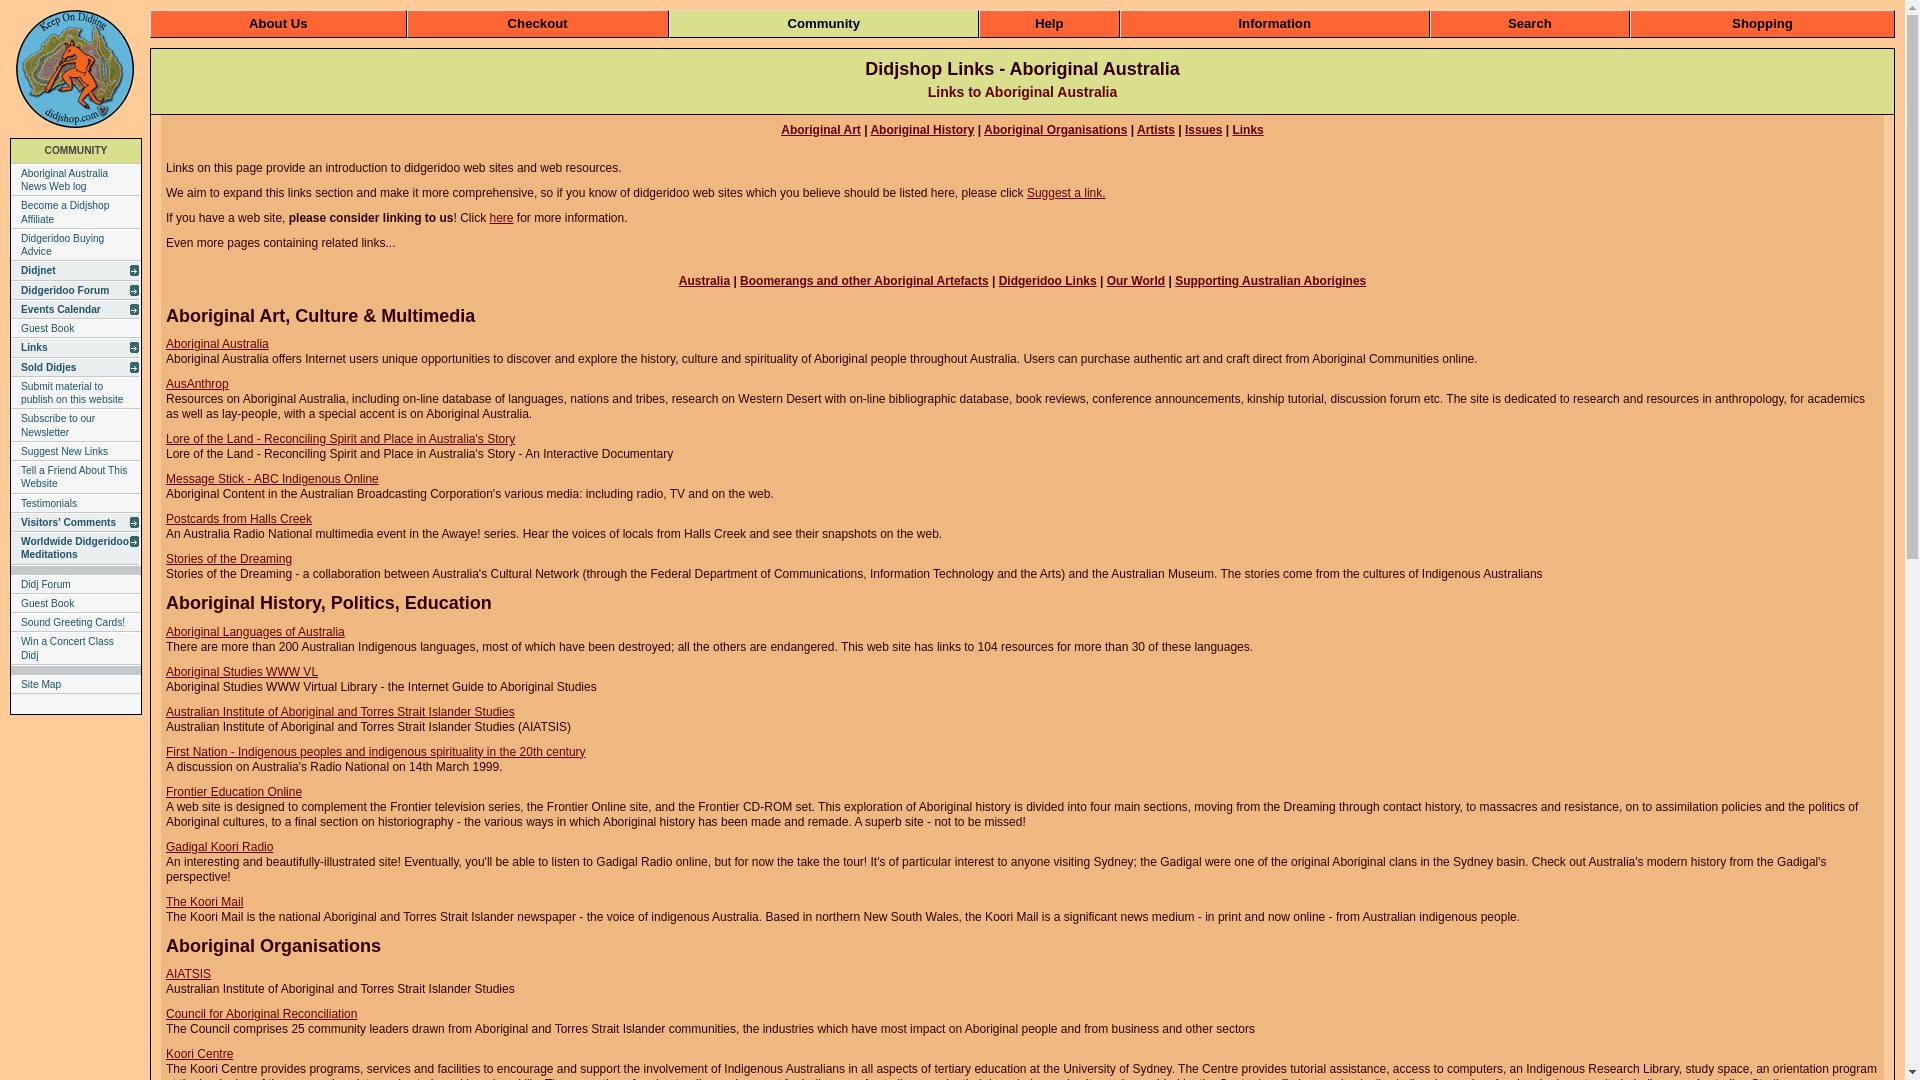 The width and height of the screenshot is (1920, 1080). Describe the element at coordinates (240, 671) in the screenshot. I see `'Aboriginal Studies WWW VL'` at that location.